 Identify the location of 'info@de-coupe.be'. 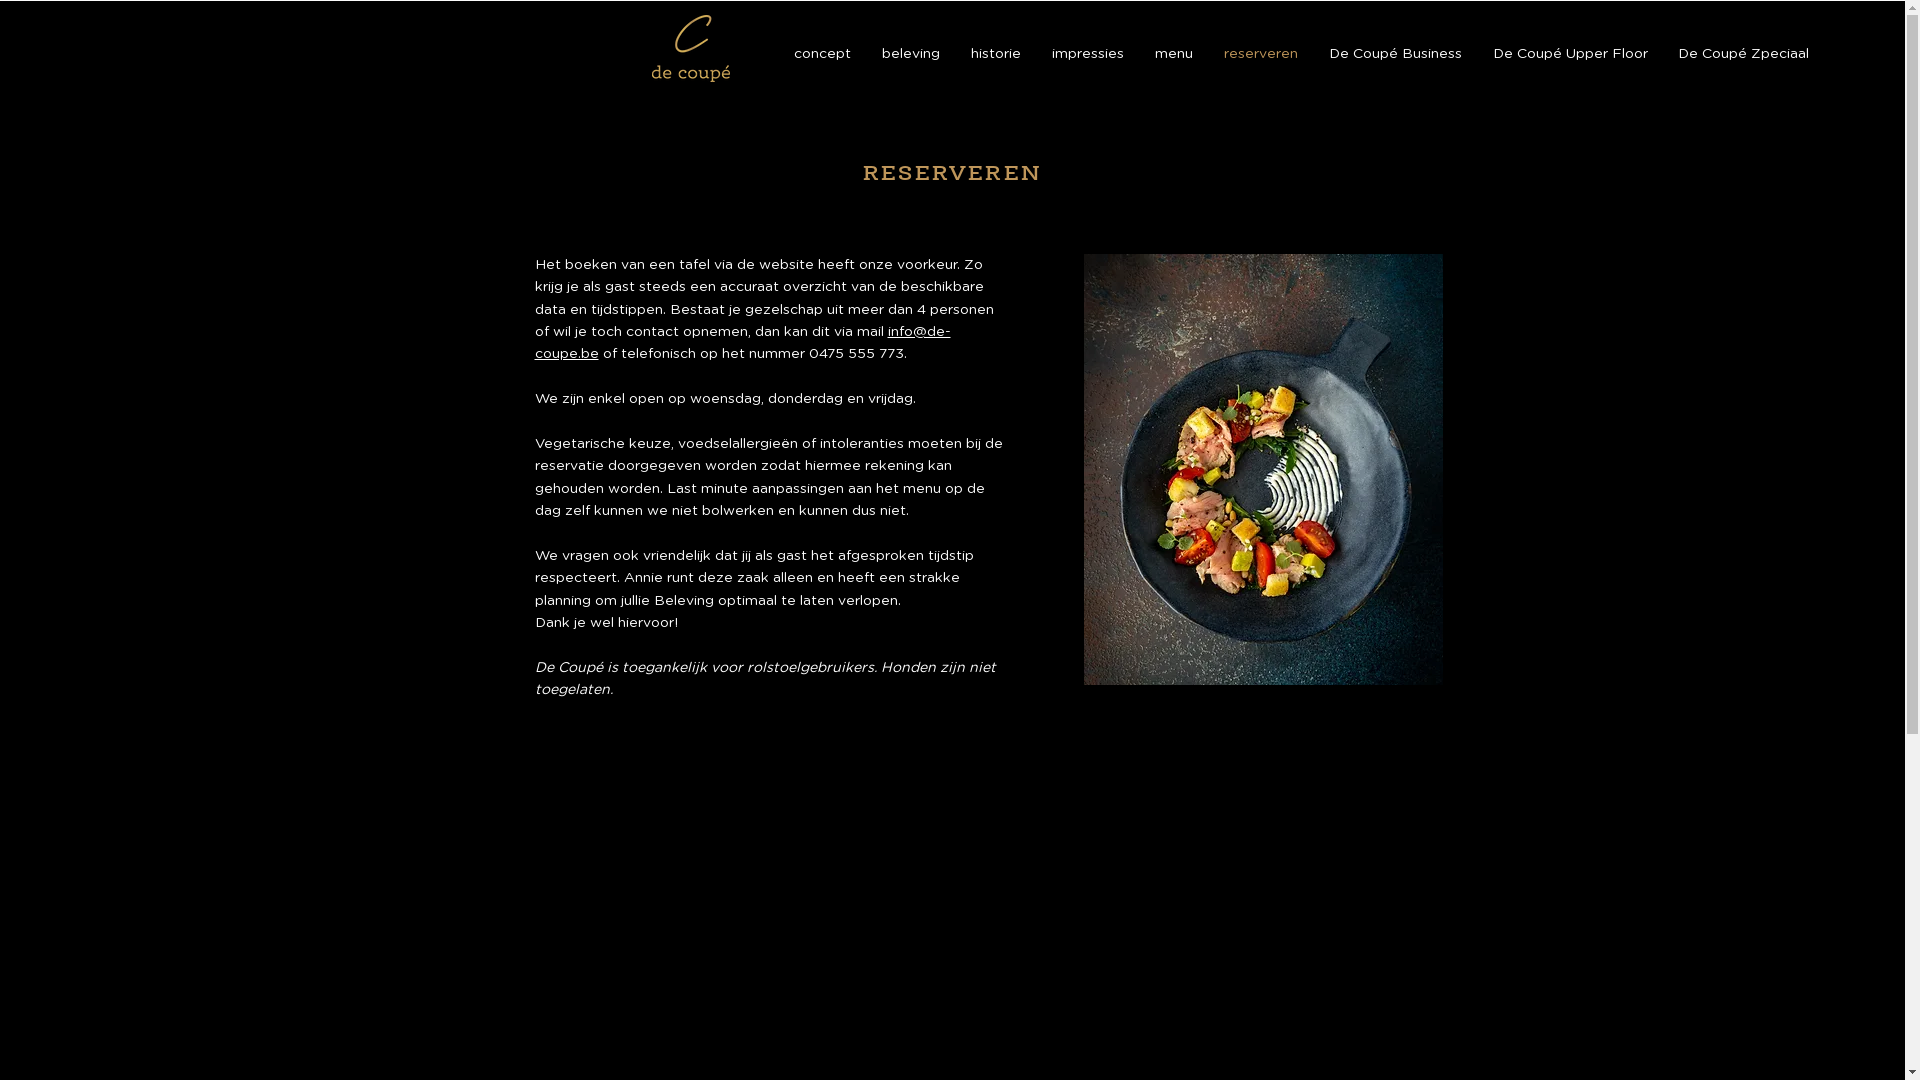
(741, 342).